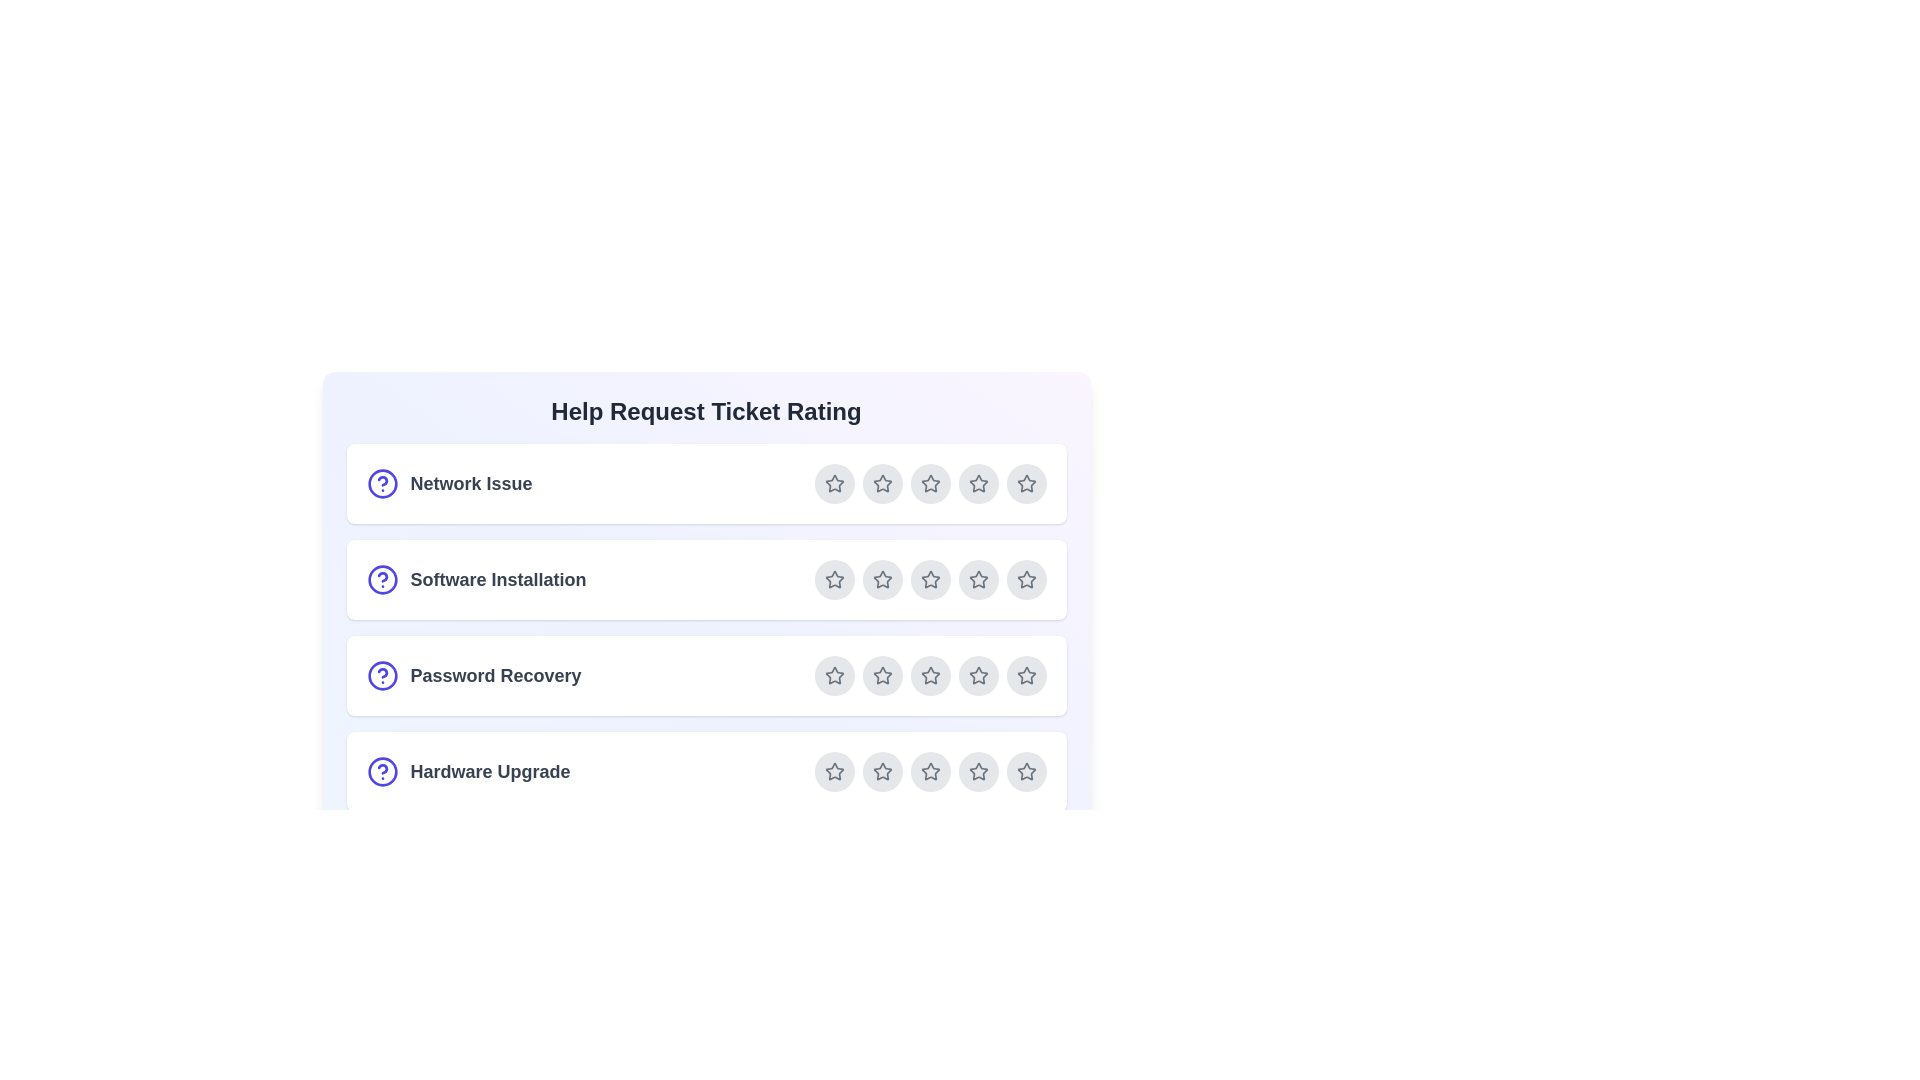 This screenshot has width=1920, height=1080. I want to click on the star corresponding to 3 for the ticket Network Issue, so click(929, 483).